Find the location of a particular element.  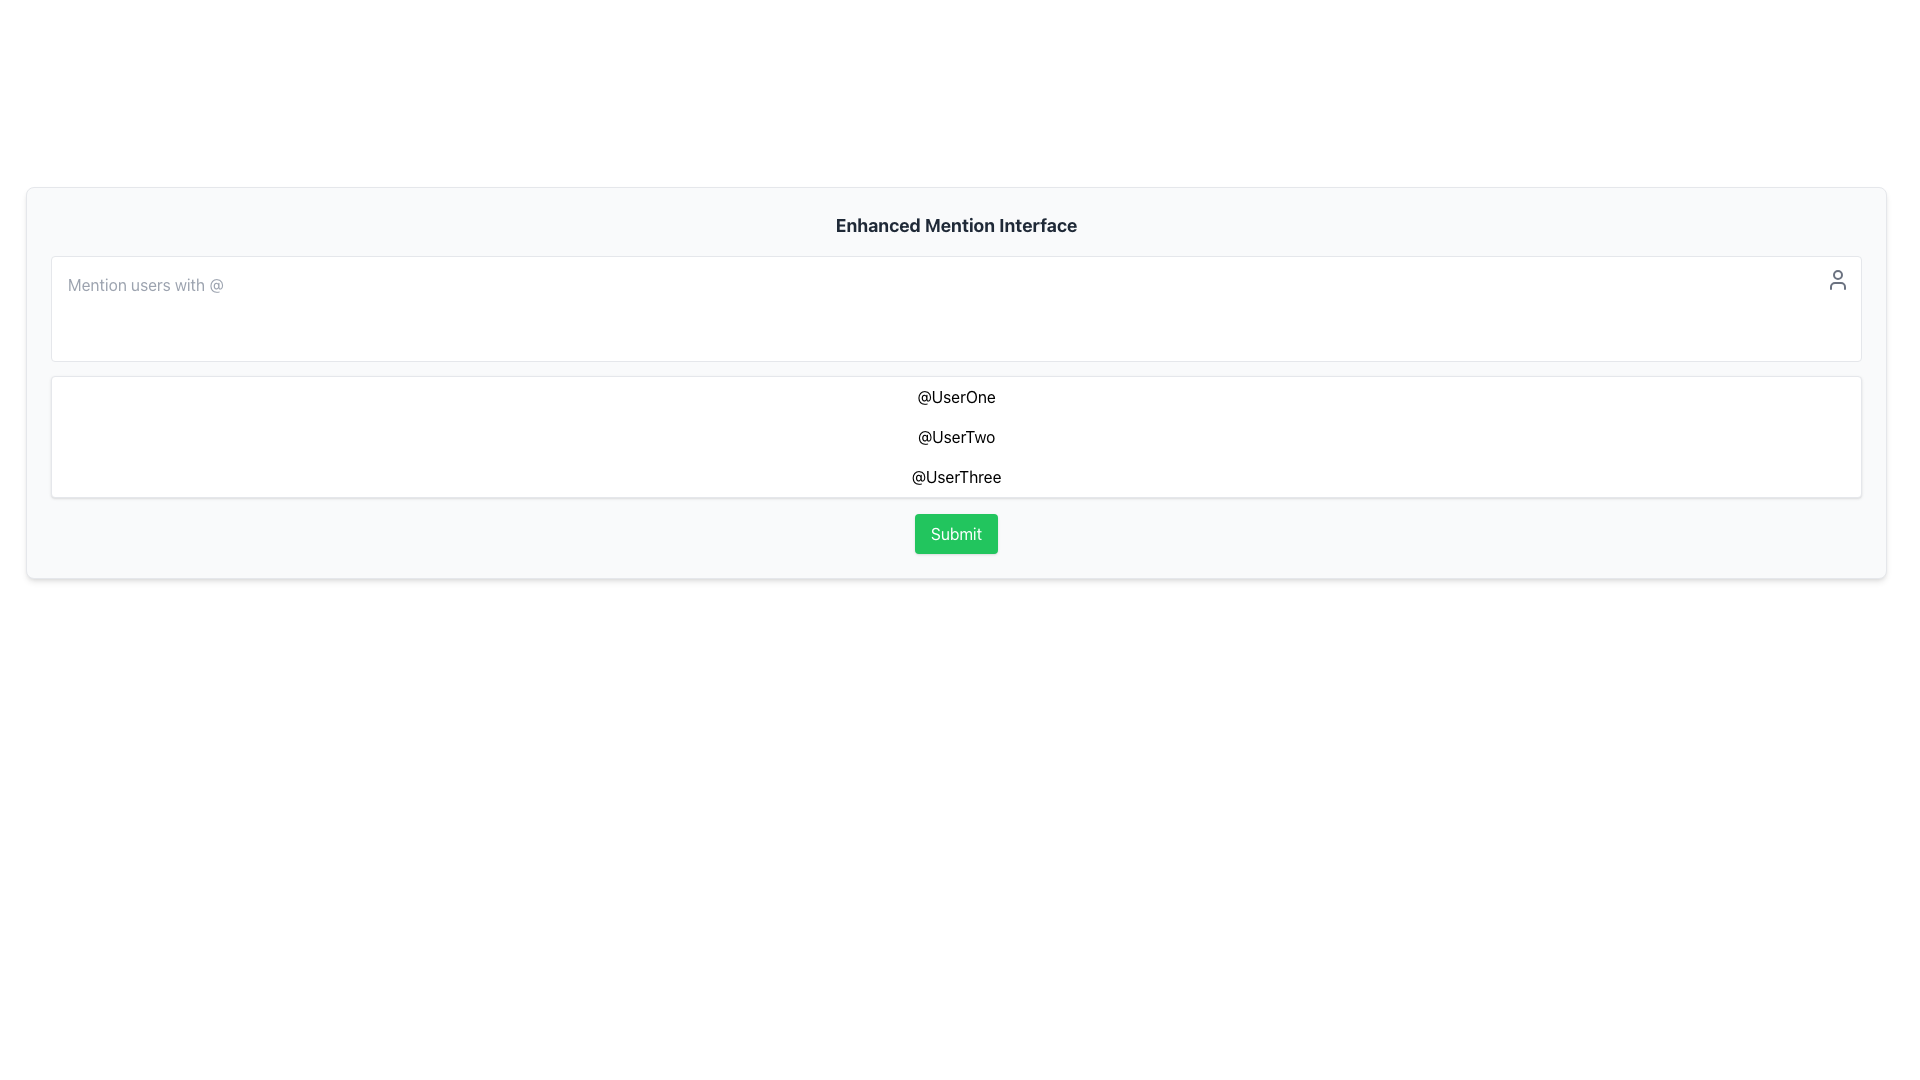

the user profile icon located in the upper-right corner of the mention input box, next to the placeholder text 'Mention users with @' is located at coordinates (1838, 280).